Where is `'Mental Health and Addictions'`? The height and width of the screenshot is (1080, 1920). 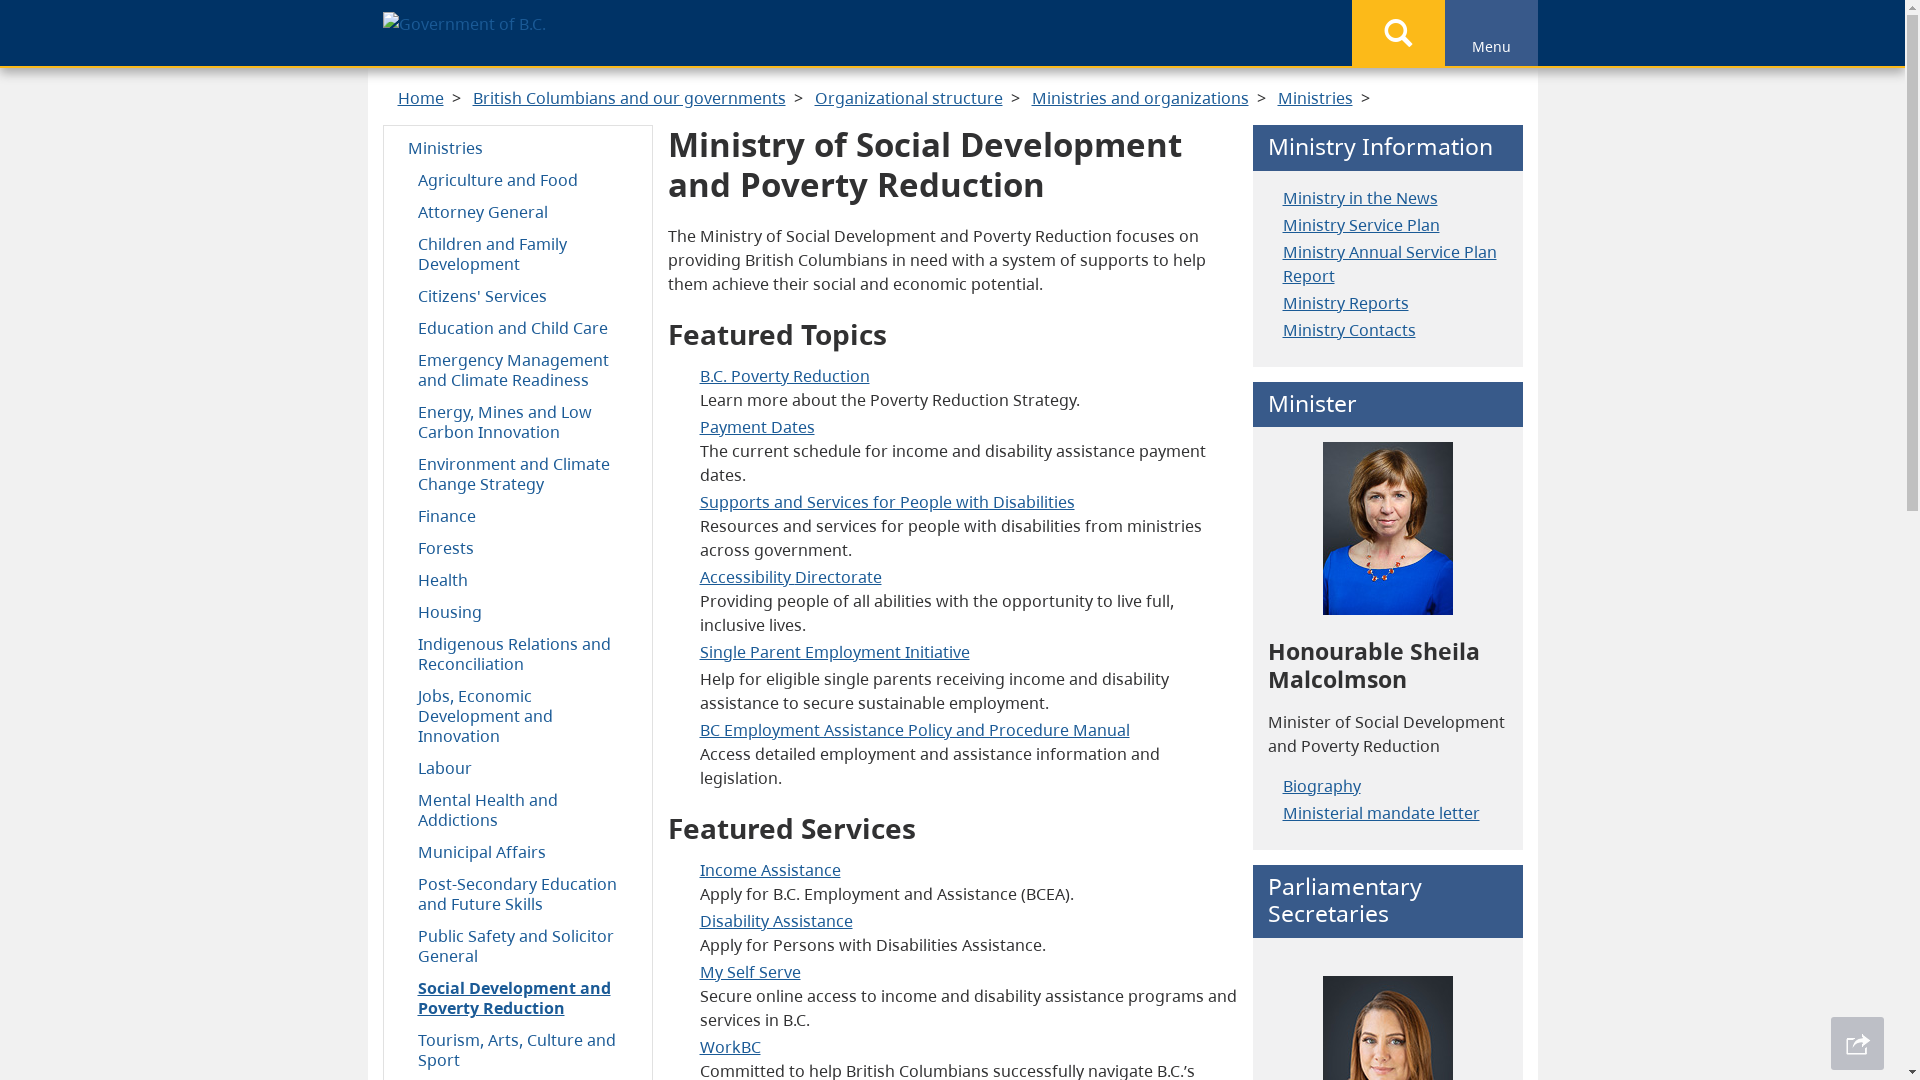
'Mental Health and Addictions' is located at coordinates (412, 808).